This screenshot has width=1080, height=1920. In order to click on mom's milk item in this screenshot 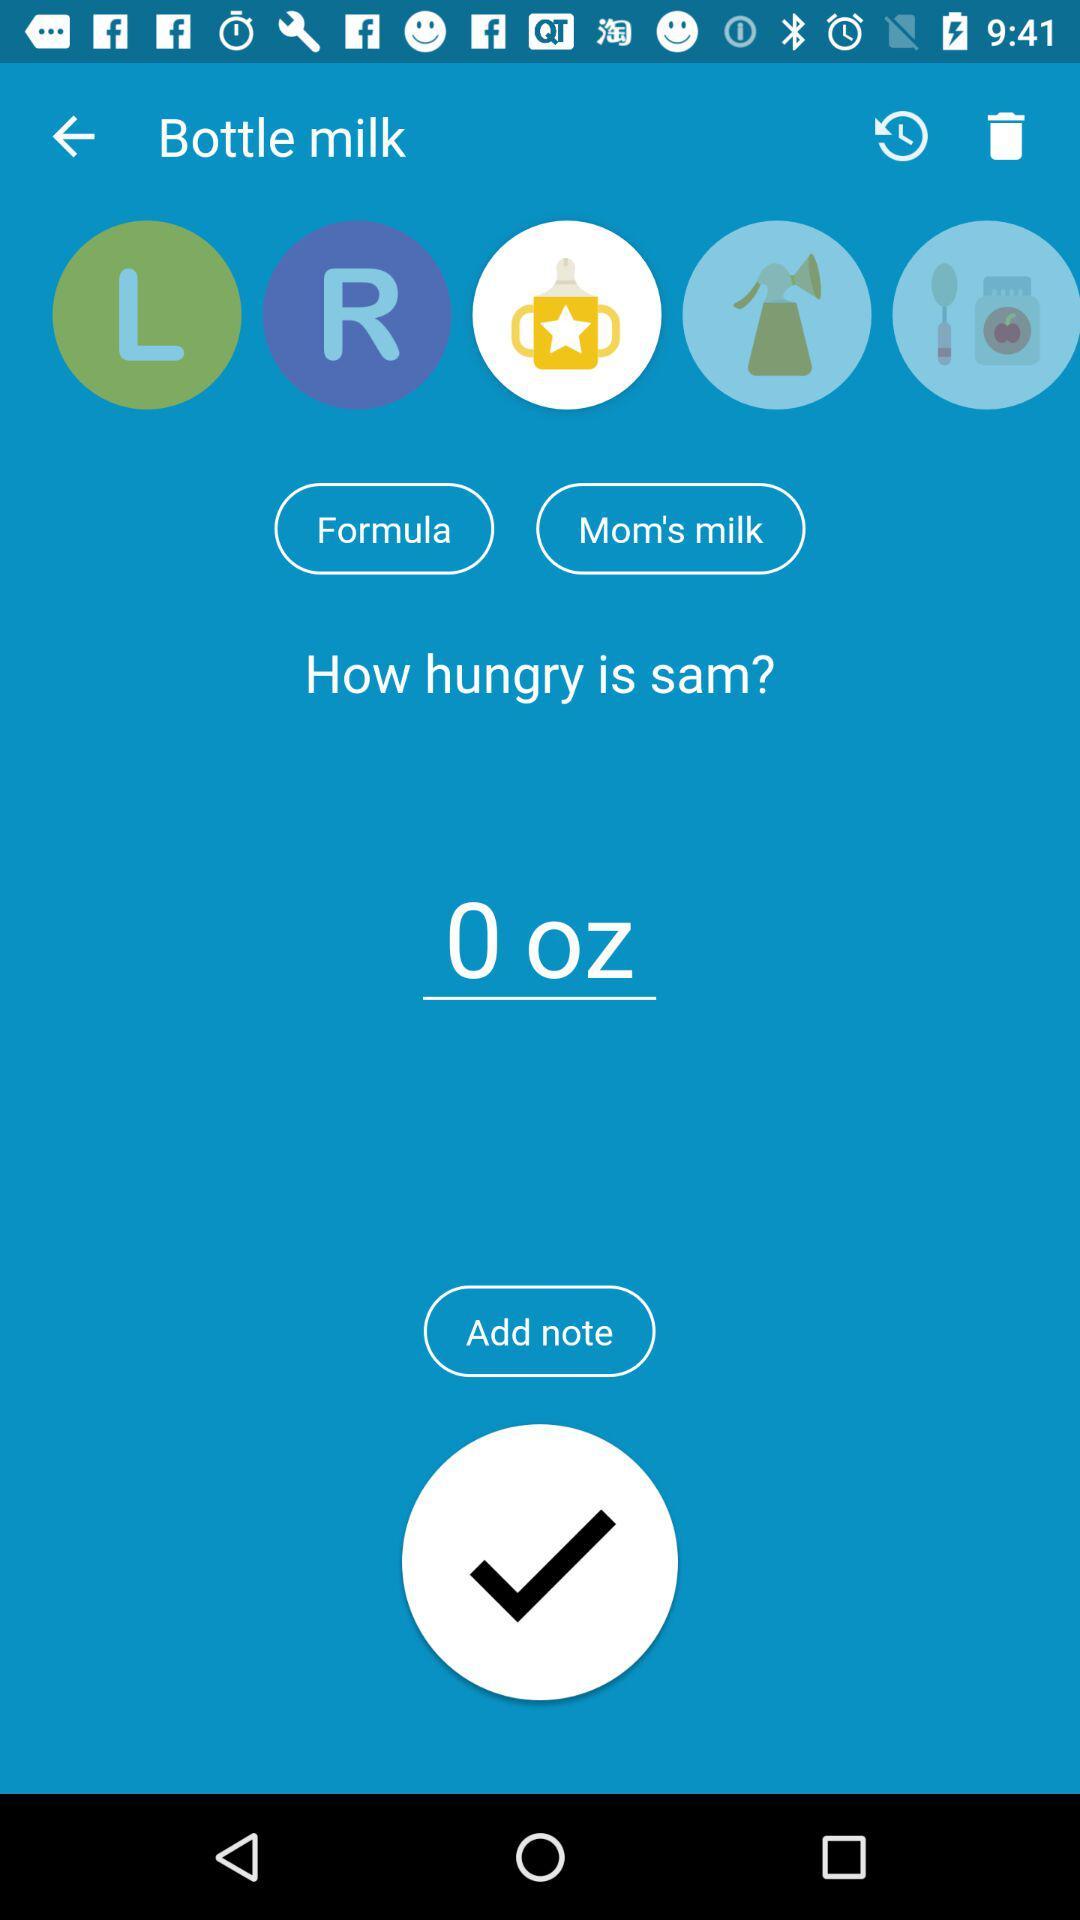, I will do `click(670, 528)`.